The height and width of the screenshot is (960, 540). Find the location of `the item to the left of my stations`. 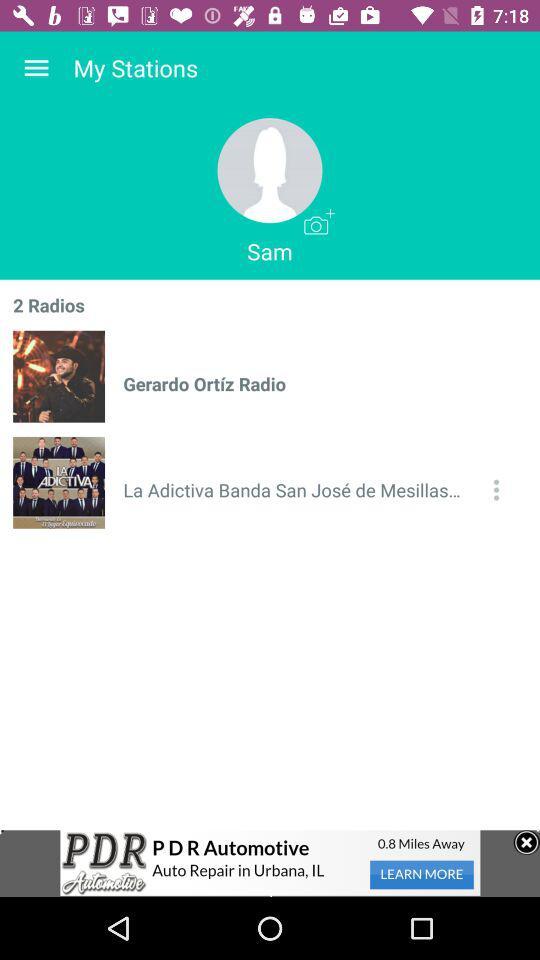

the item to the left of my stations is located at coordinates (36, 68).